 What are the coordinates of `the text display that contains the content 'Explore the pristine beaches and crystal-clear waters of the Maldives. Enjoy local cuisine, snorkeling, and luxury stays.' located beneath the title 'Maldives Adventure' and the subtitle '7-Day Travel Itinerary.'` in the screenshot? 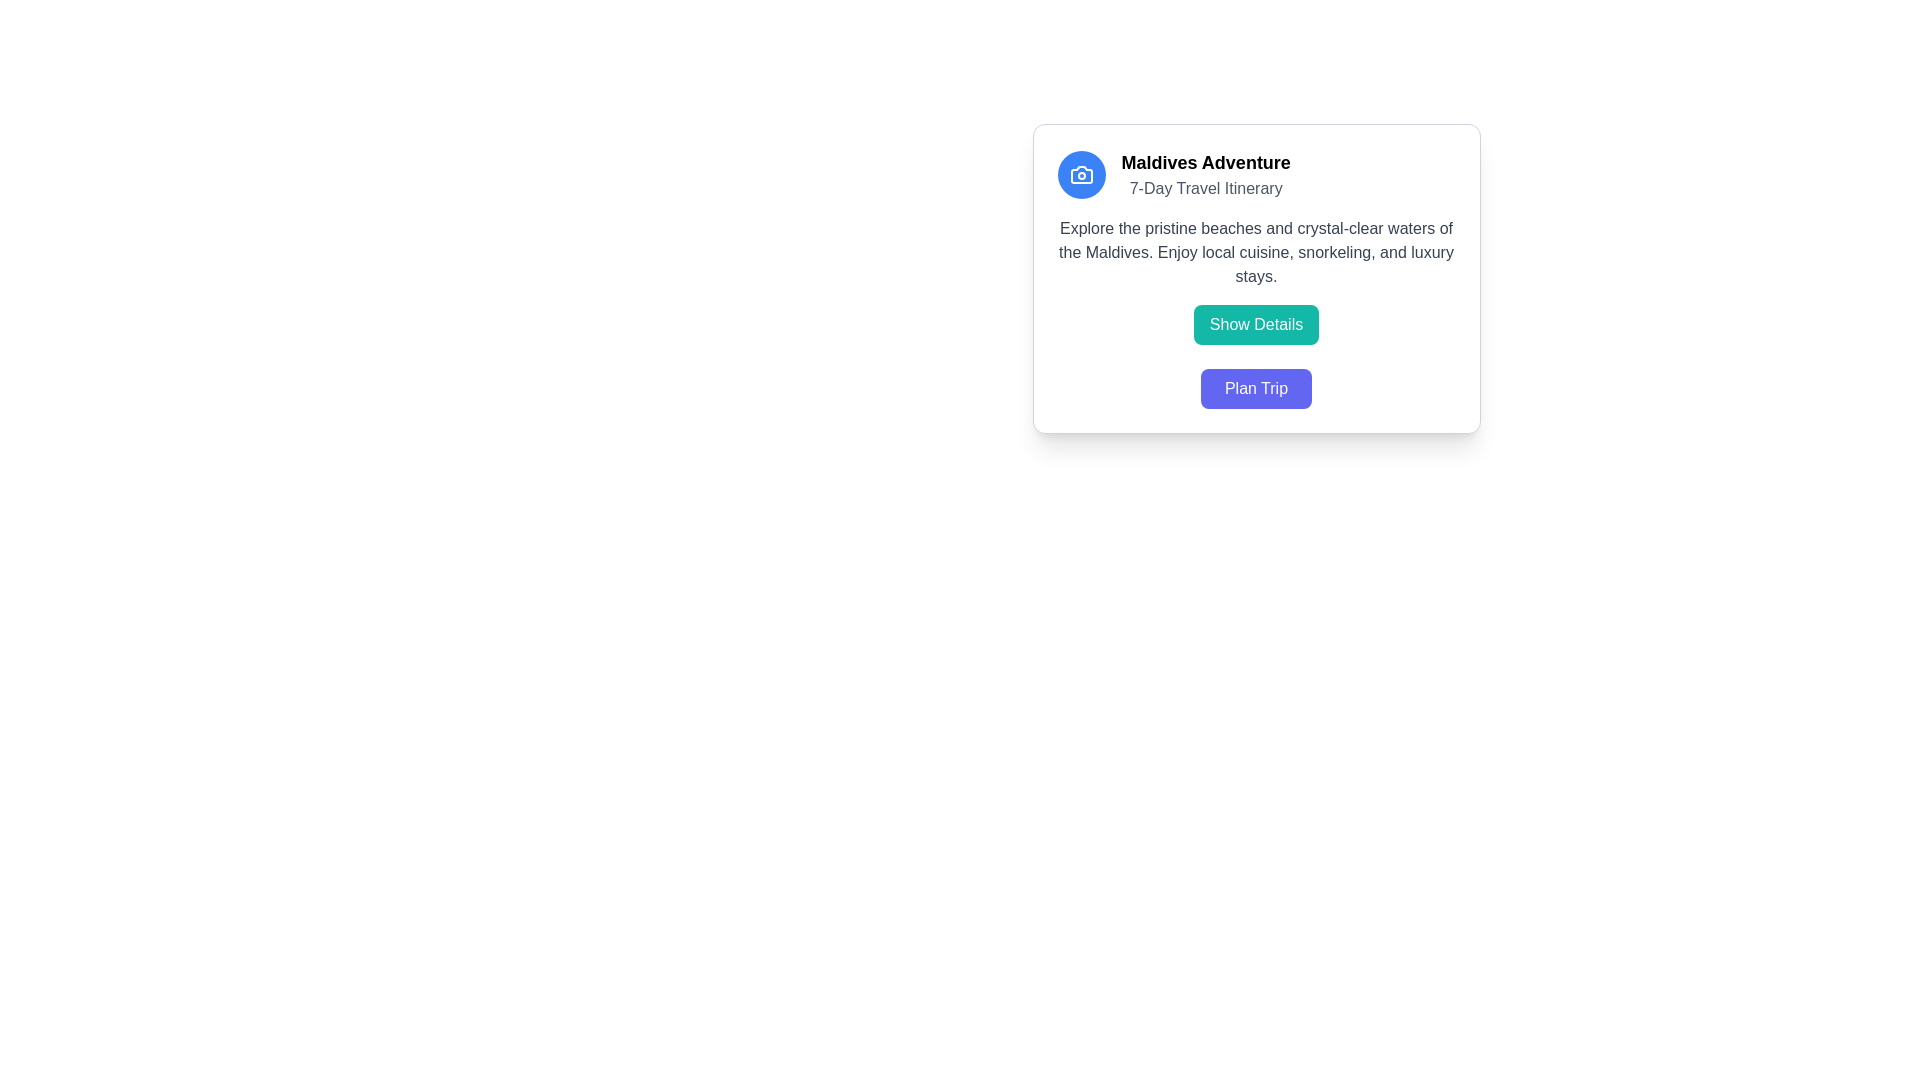 It's located at (1255, 252).